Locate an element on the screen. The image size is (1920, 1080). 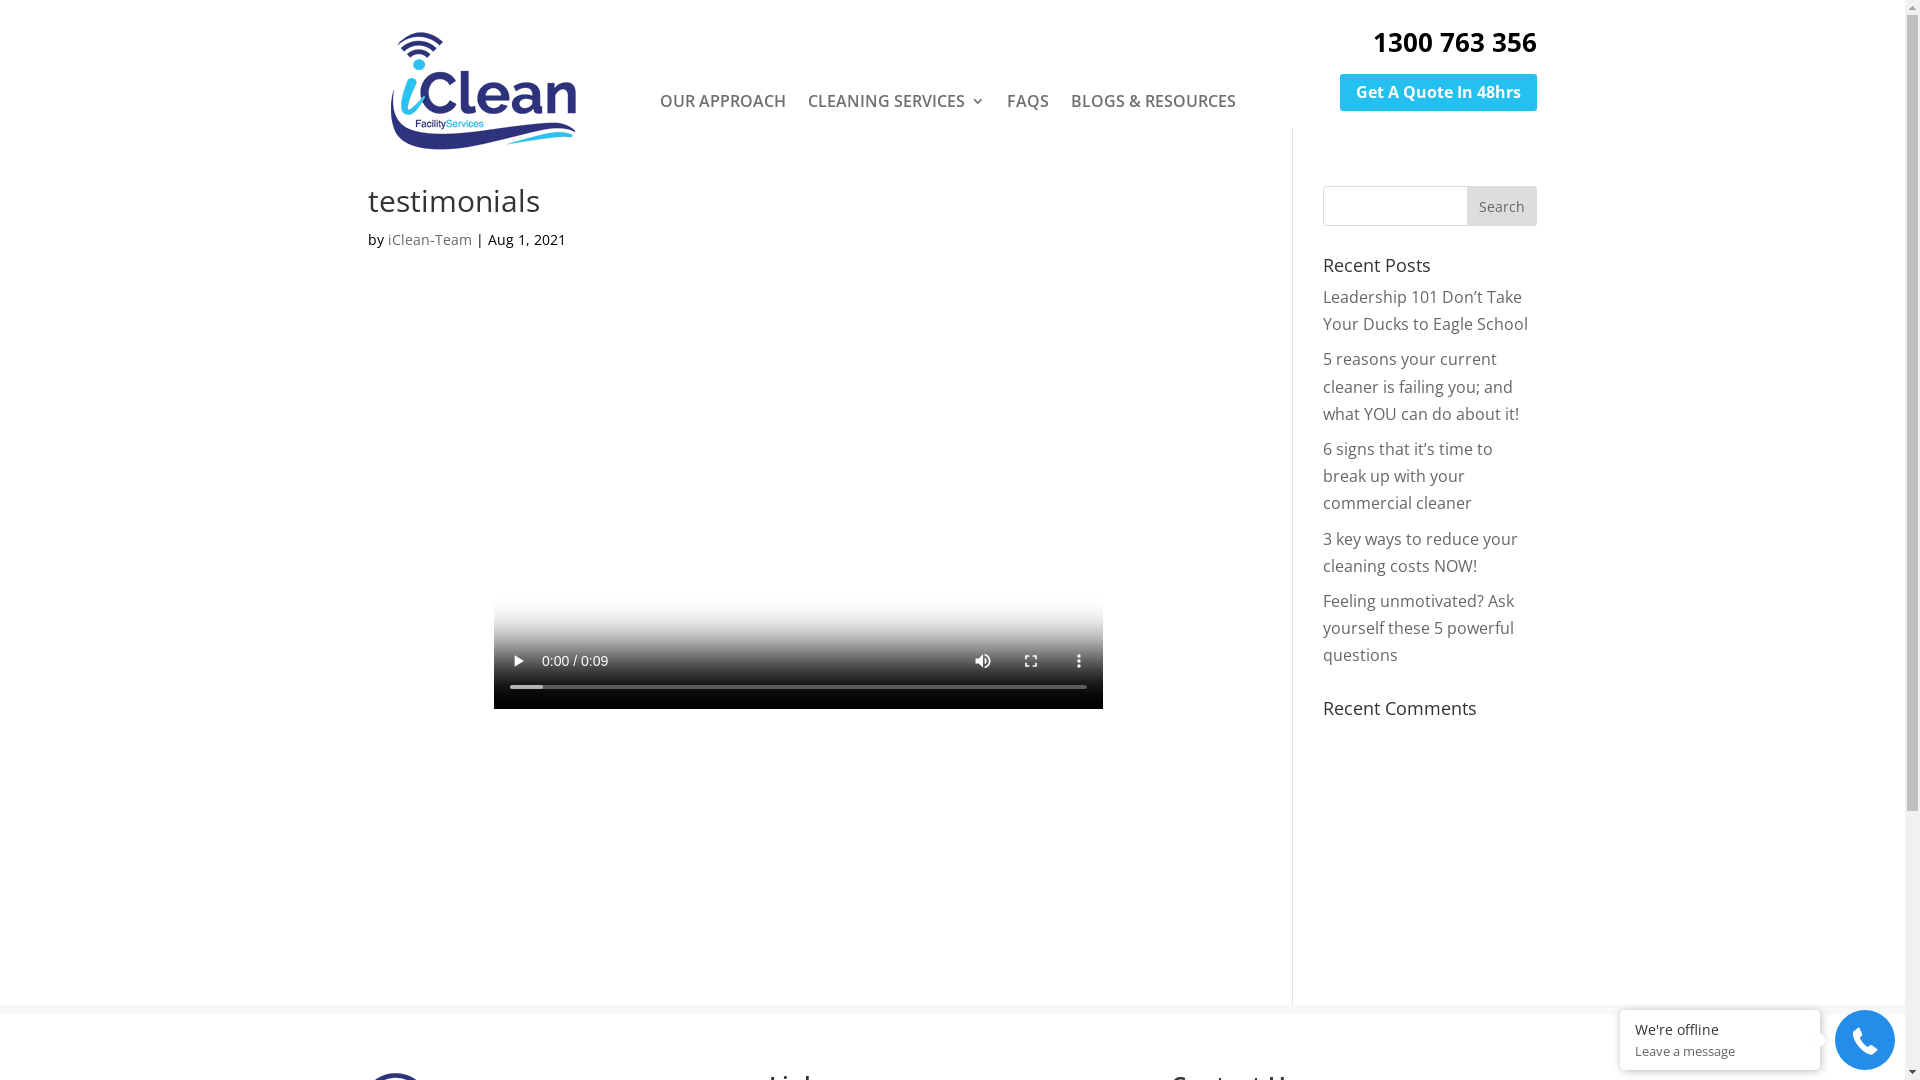
'OUR APPROACH' is located at coordinates (722, 100).